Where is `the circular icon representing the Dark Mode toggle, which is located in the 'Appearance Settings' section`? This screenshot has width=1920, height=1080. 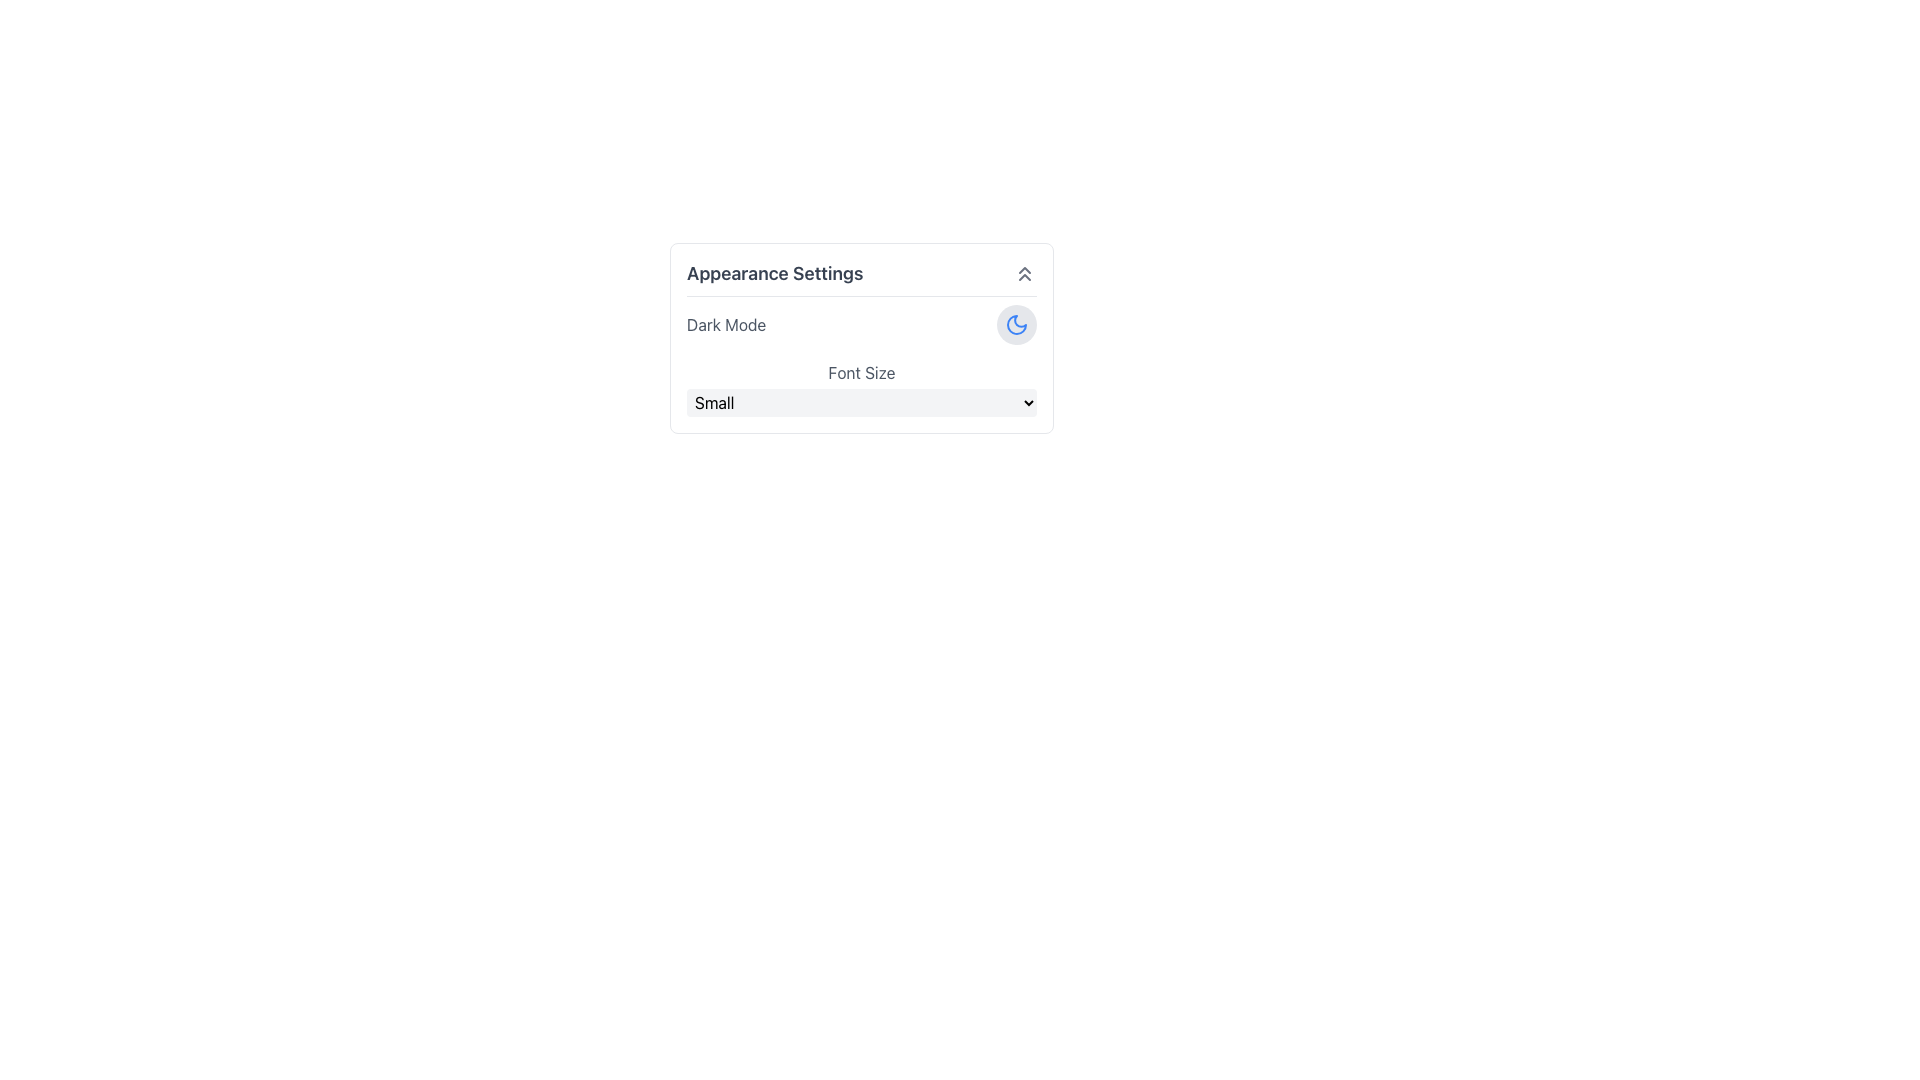 the circular icon representing the Dark Mode toggle, which is located in the 'Appearance Settings' section is located at coordinates (1017, 323).